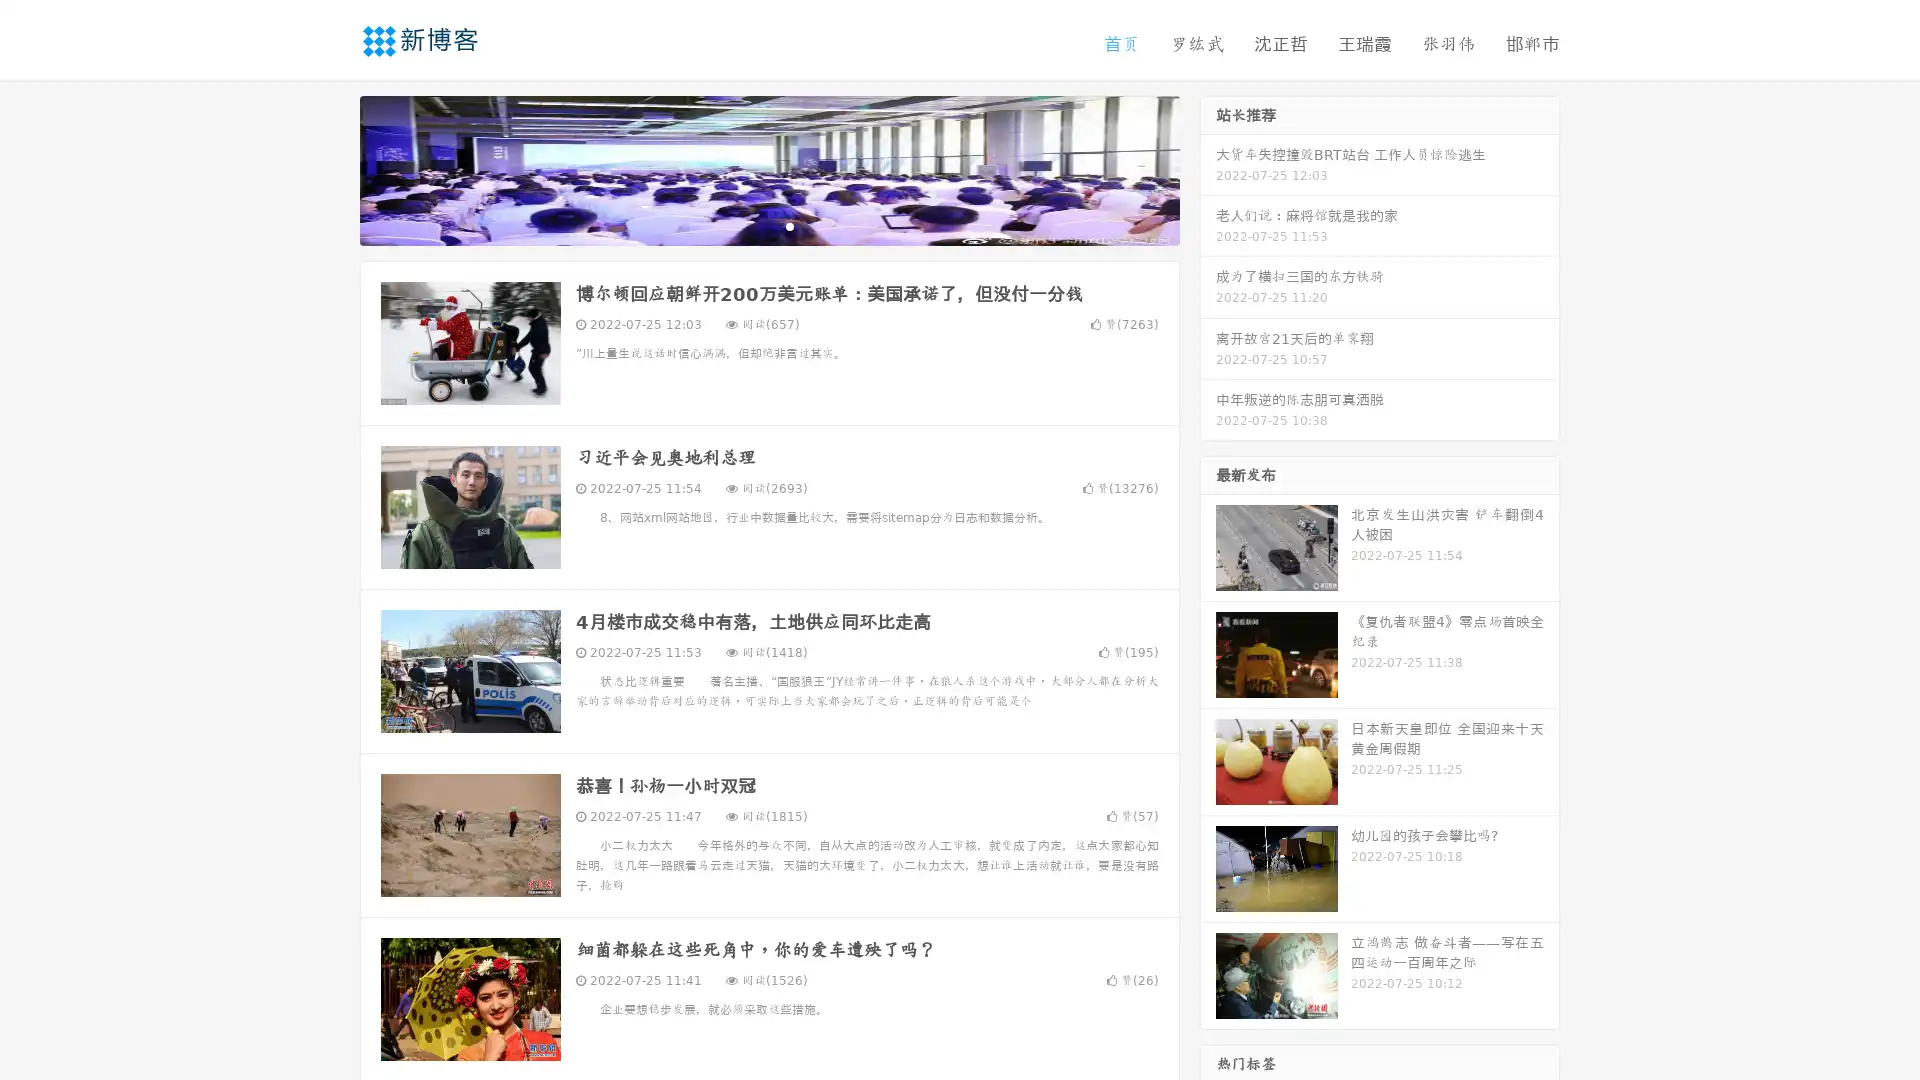  What do you see at coordinates (789, 225) in the screenshot?
I see `Go to slide 3` at bounding box center [789, 225].